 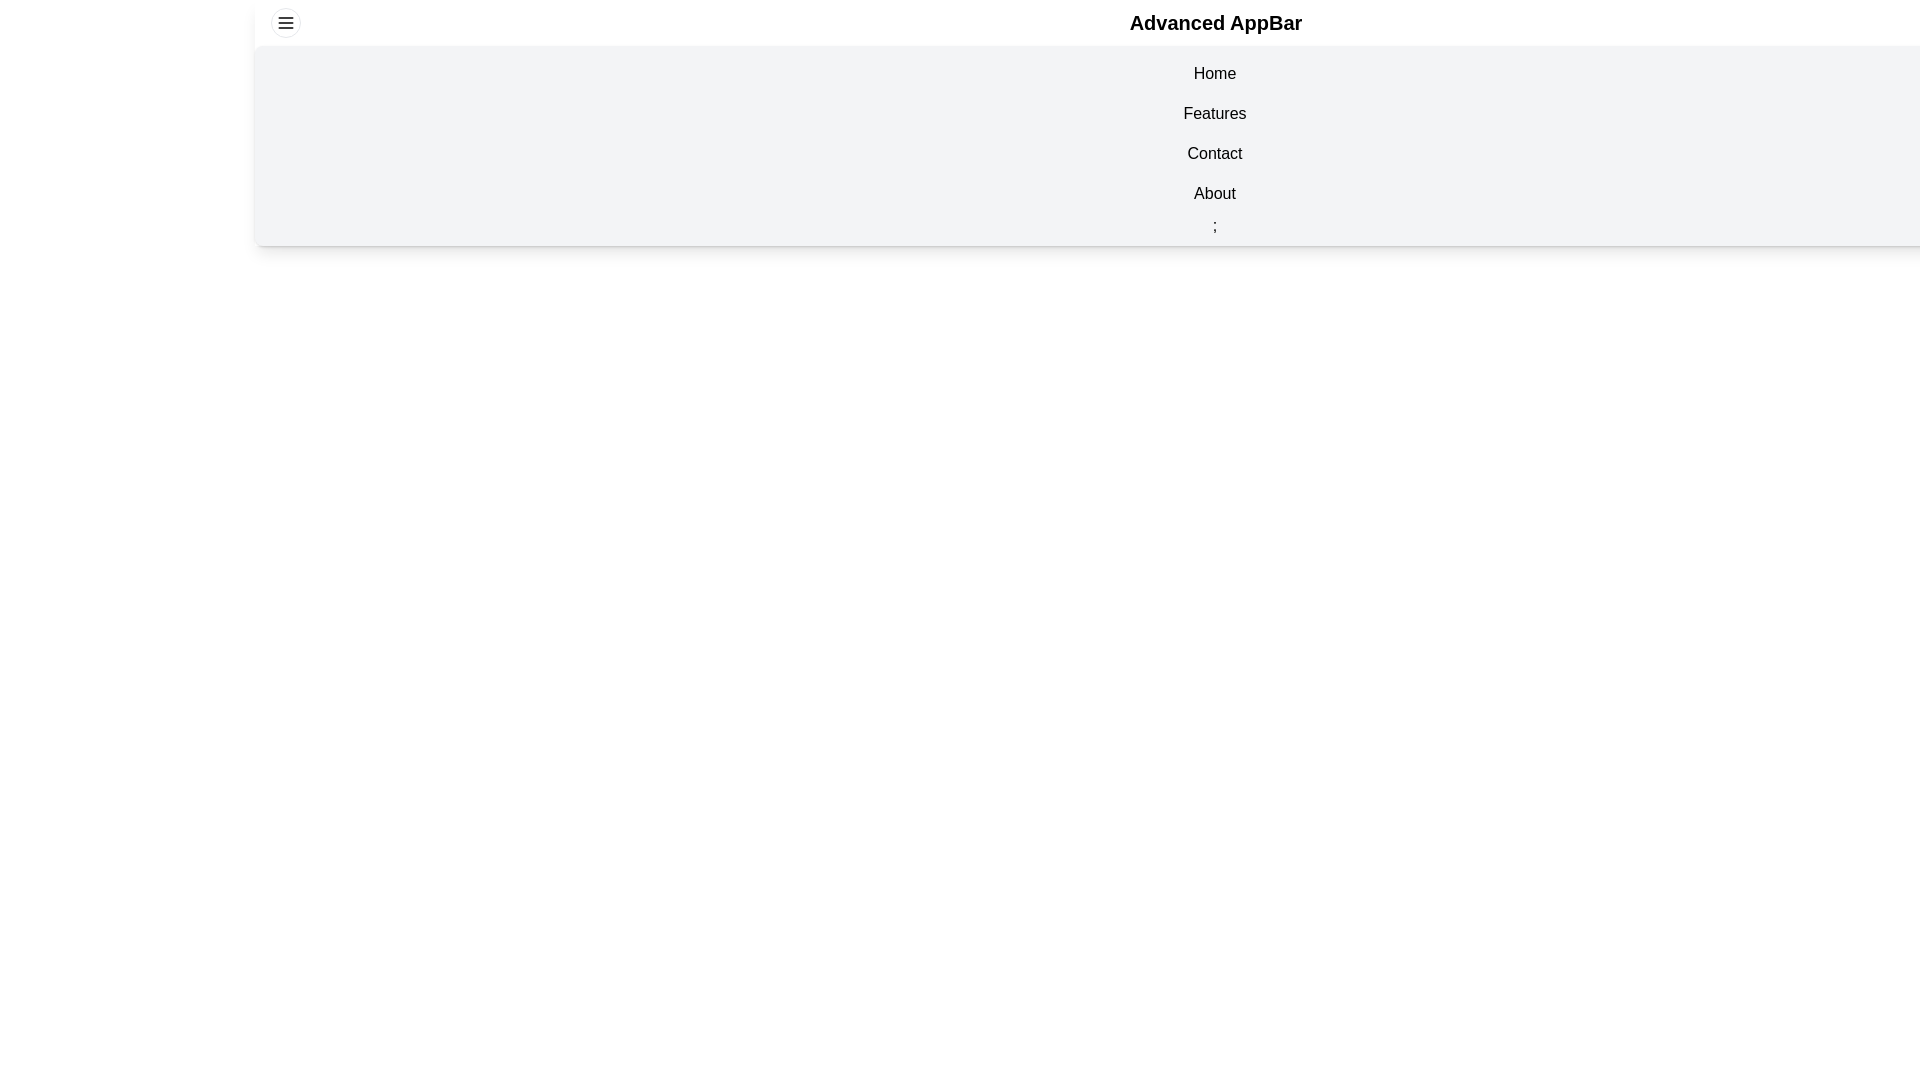 I want to click on the menu button to toggle the menu visibility, so click(x=285, y=23).